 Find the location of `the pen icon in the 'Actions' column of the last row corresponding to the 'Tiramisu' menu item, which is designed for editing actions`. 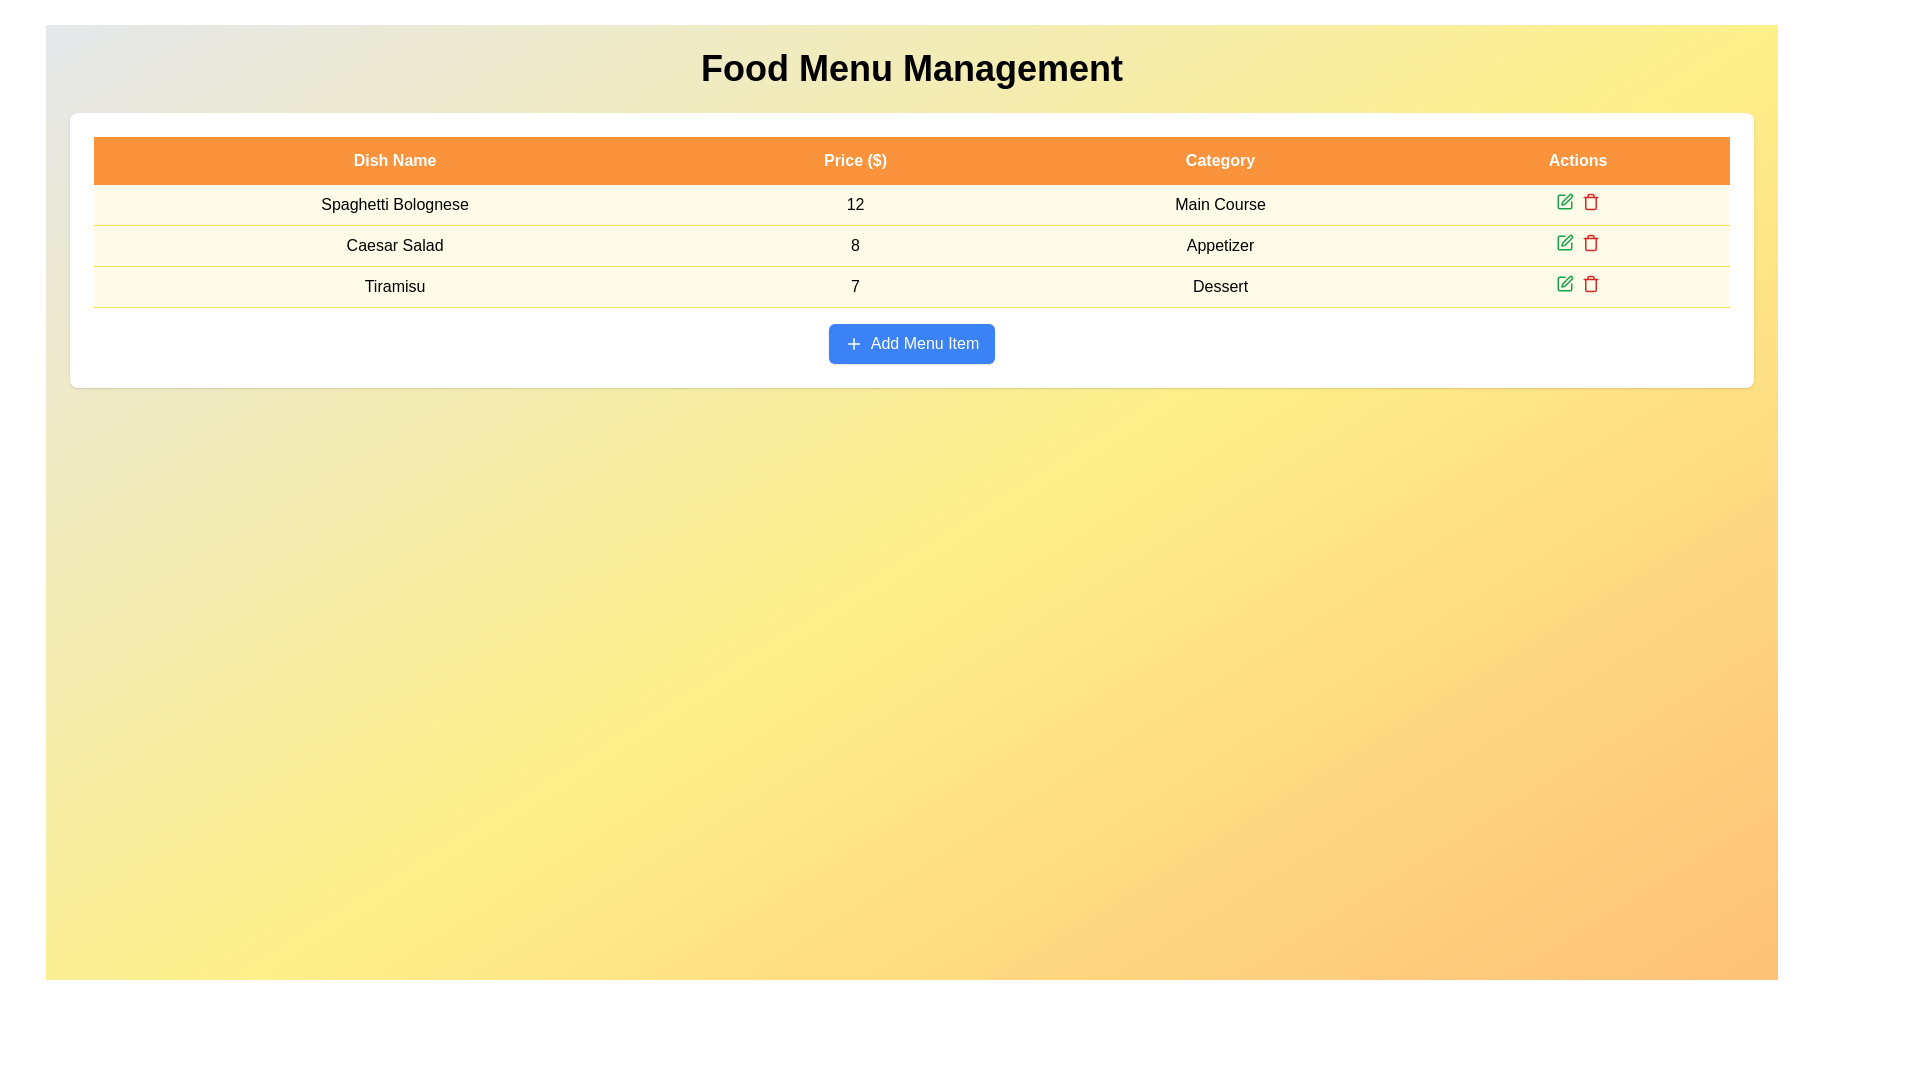

the pen icon in the 'Actions' column of the last row corresponding to the 'Tiramisu' menu item, which is designed for editing actions is located at coordinates (1566, 281).